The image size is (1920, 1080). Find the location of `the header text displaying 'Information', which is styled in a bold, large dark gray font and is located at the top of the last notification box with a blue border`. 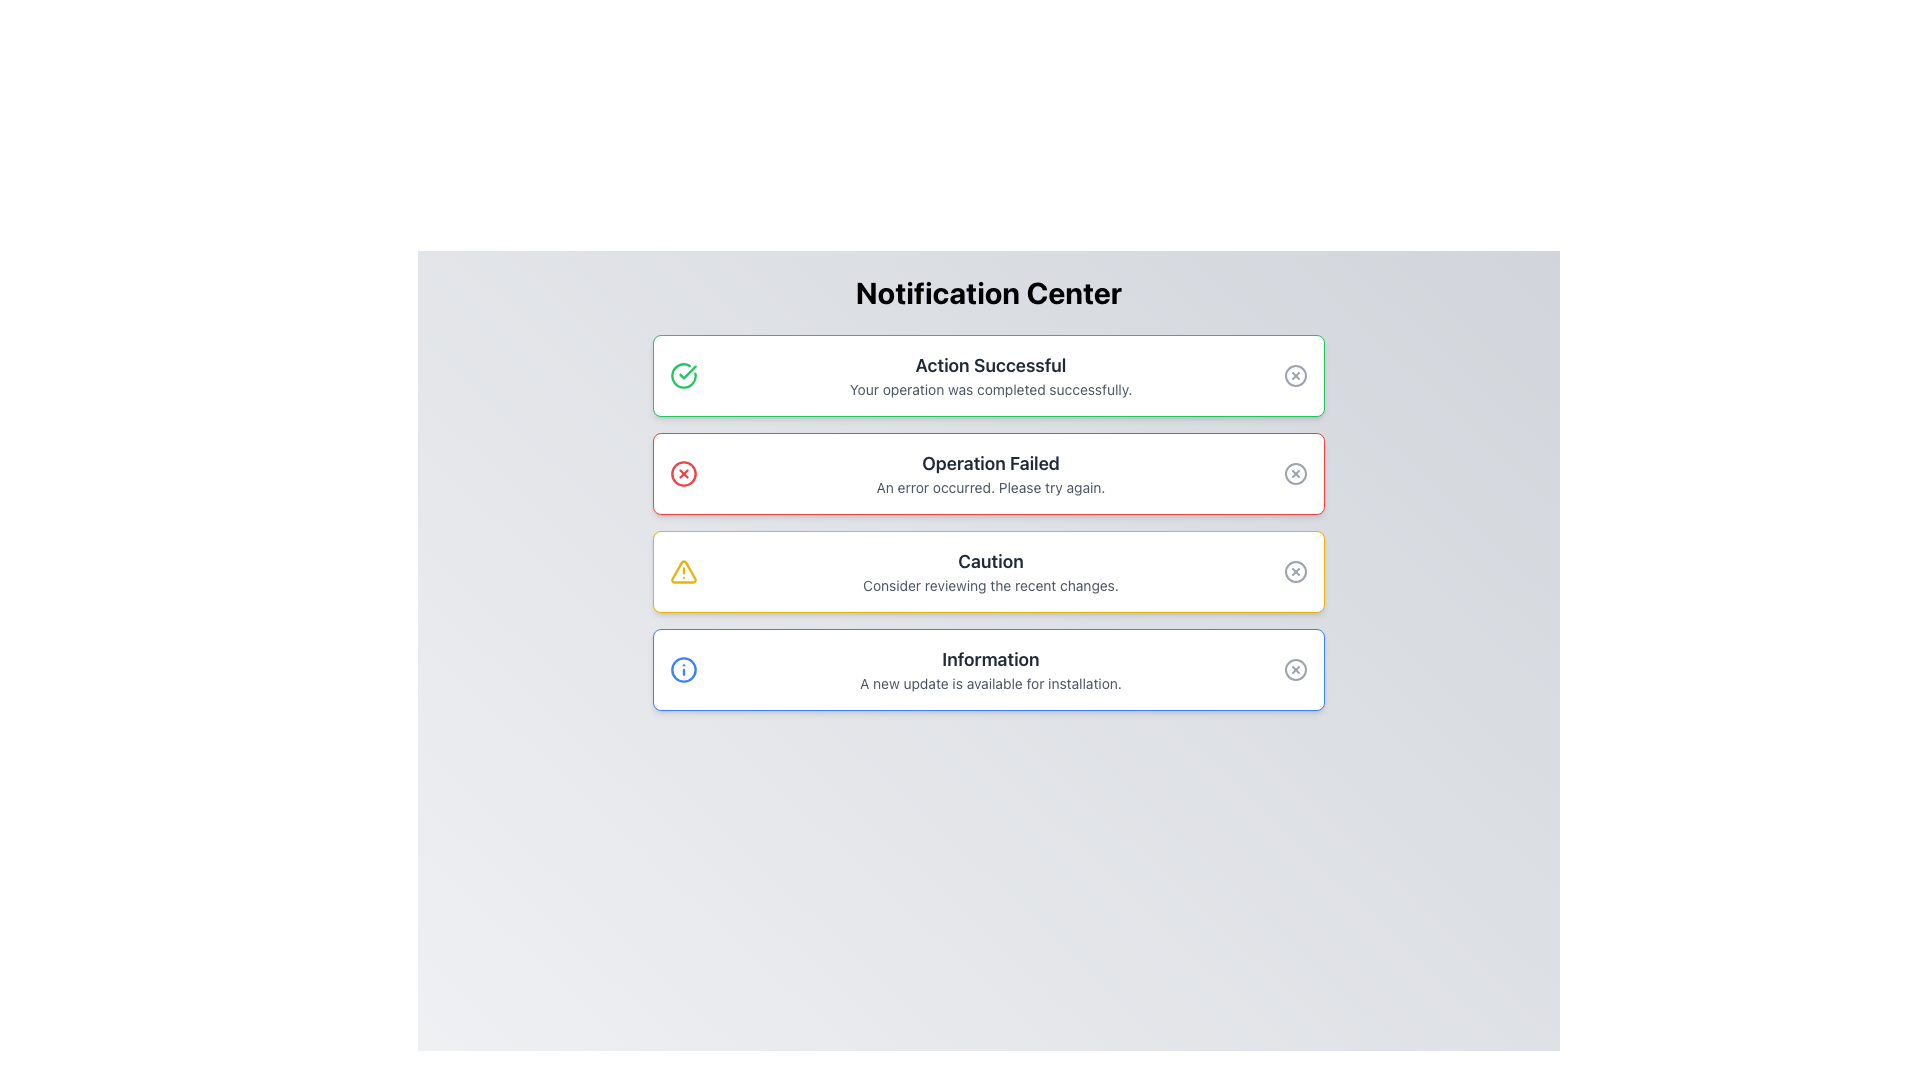

the header text displaying 'Information', which is styled in a bold, large dark gray font and is located at the top of the last notification box with a blue border is located at coordinates (990, 659).